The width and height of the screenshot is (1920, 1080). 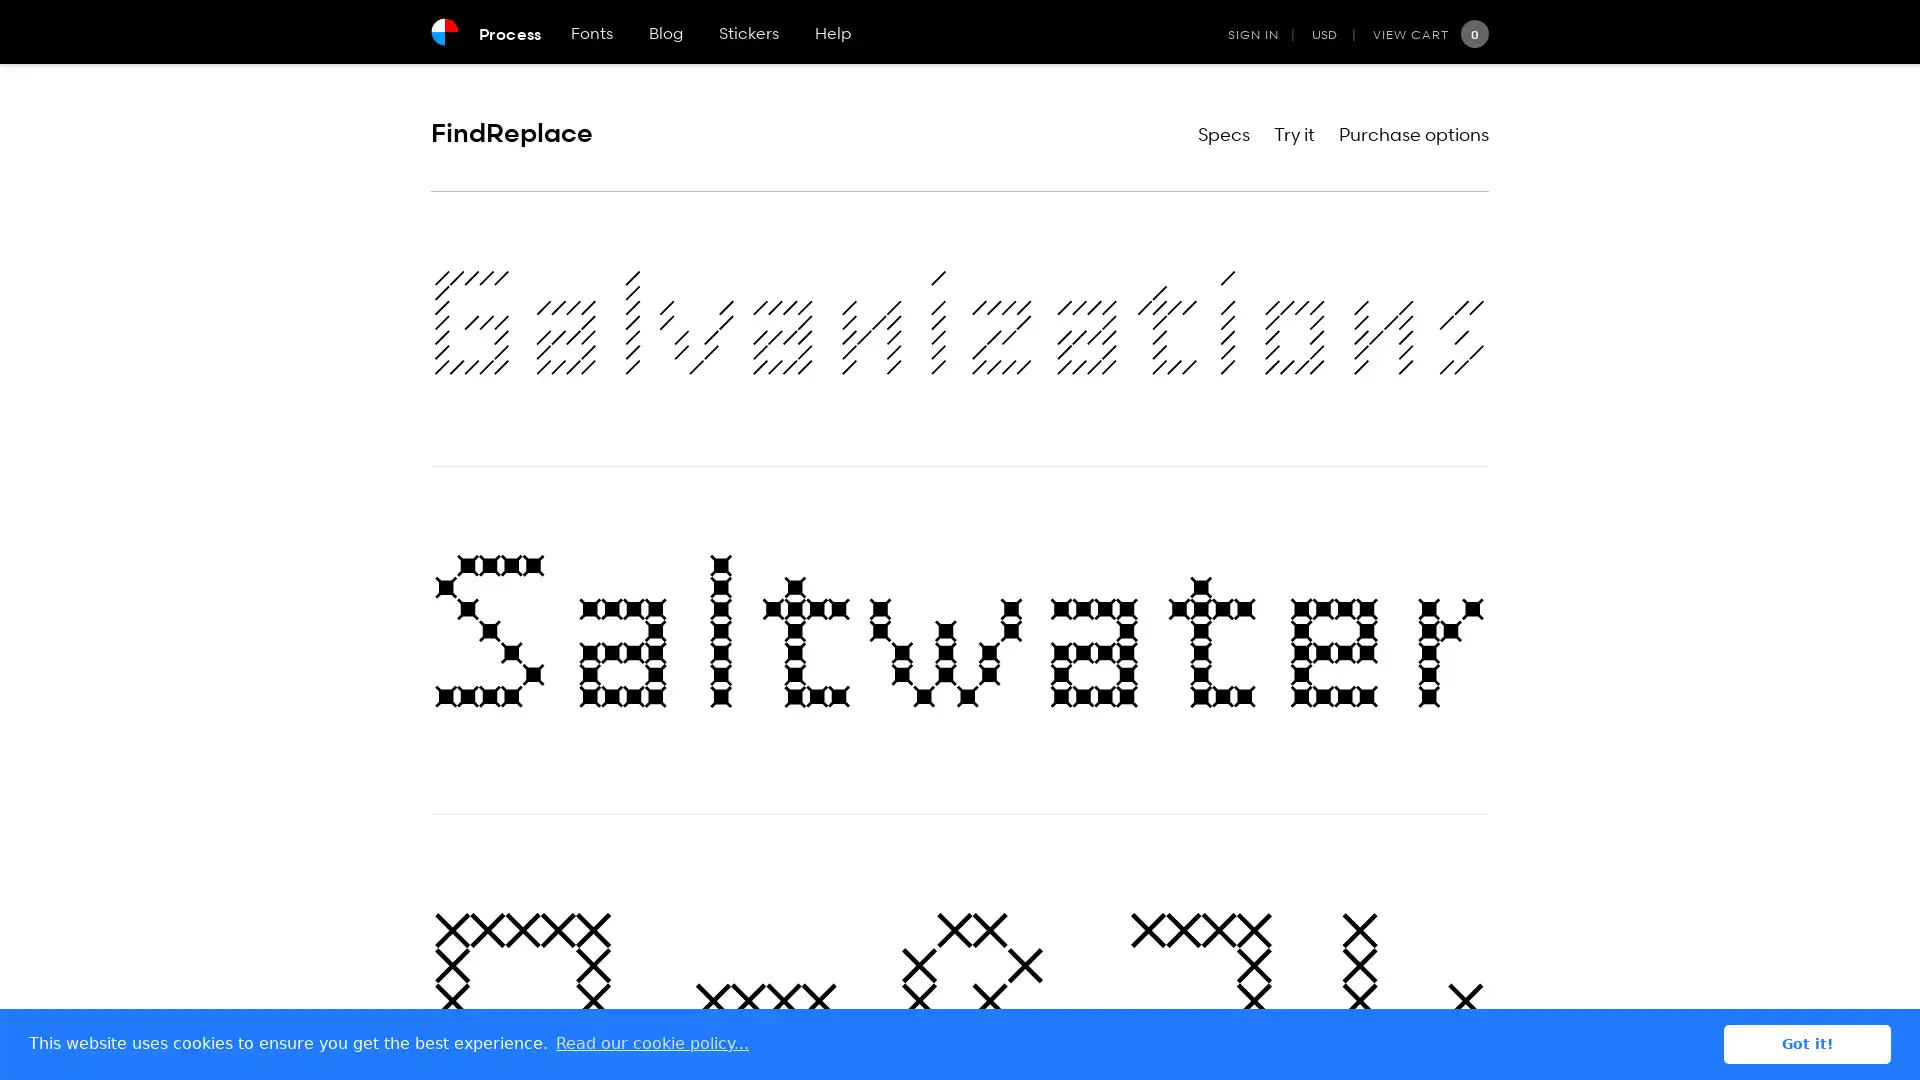 I want to click on learn more about cookies, so click(x=652, y=1043).